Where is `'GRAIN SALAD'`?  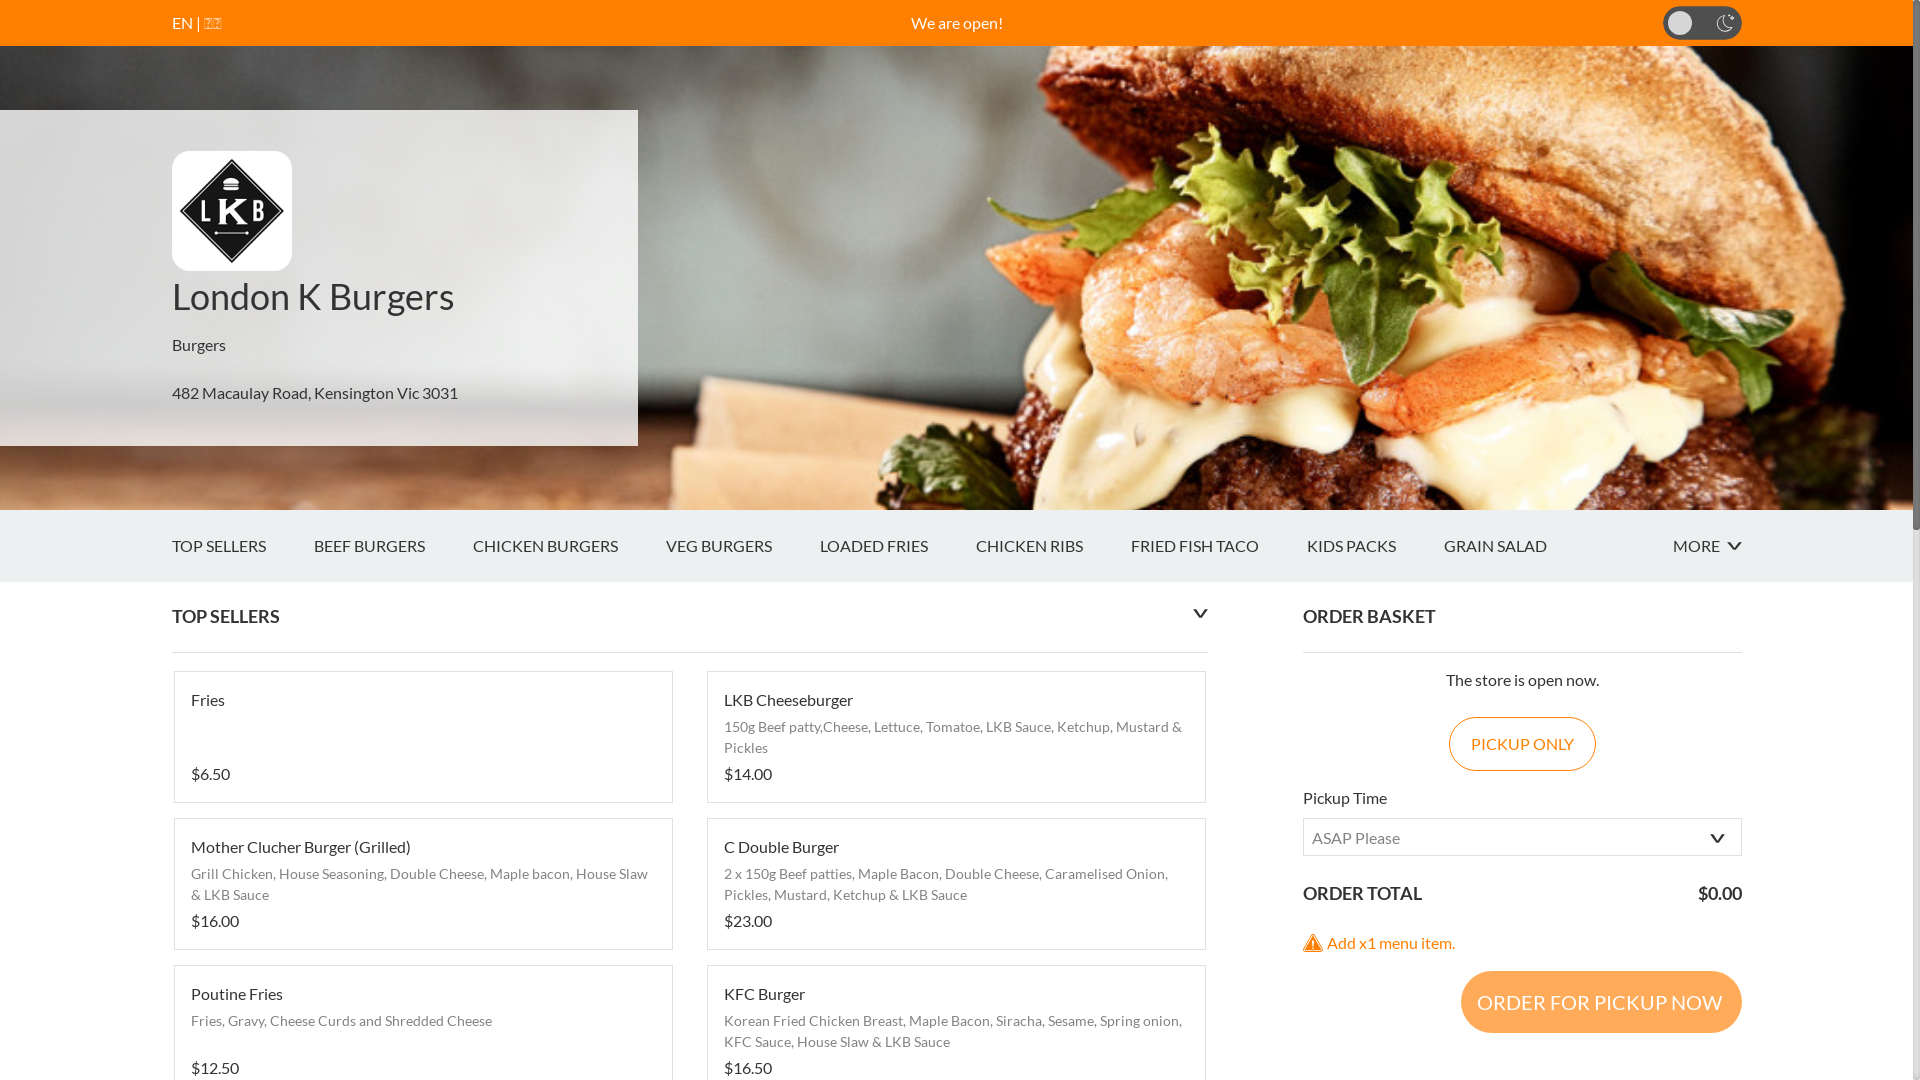 'GRAIN SALAD' is located at coordinates (1519, 546).